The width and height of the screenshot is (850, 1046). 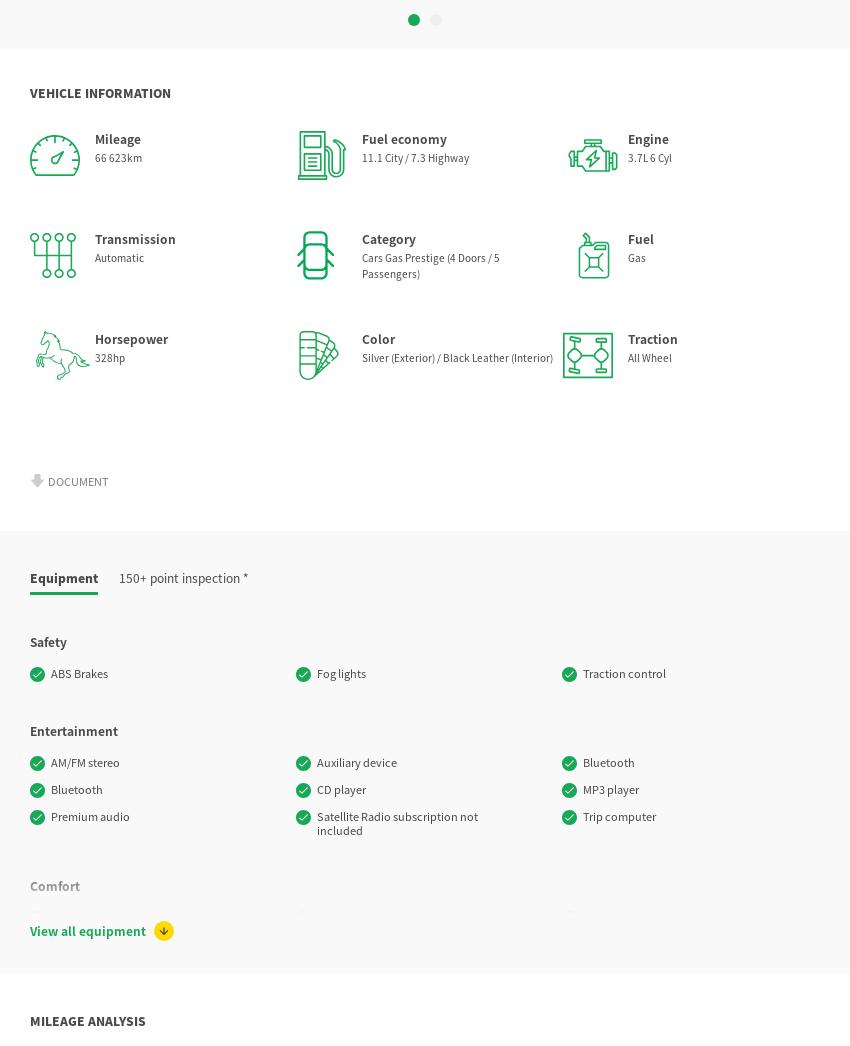 What do you see at coordinates (424, 850) in the screenshot?
I see `'Average Km based on 23 069 km/Year'` at bounding box center [424, 850].